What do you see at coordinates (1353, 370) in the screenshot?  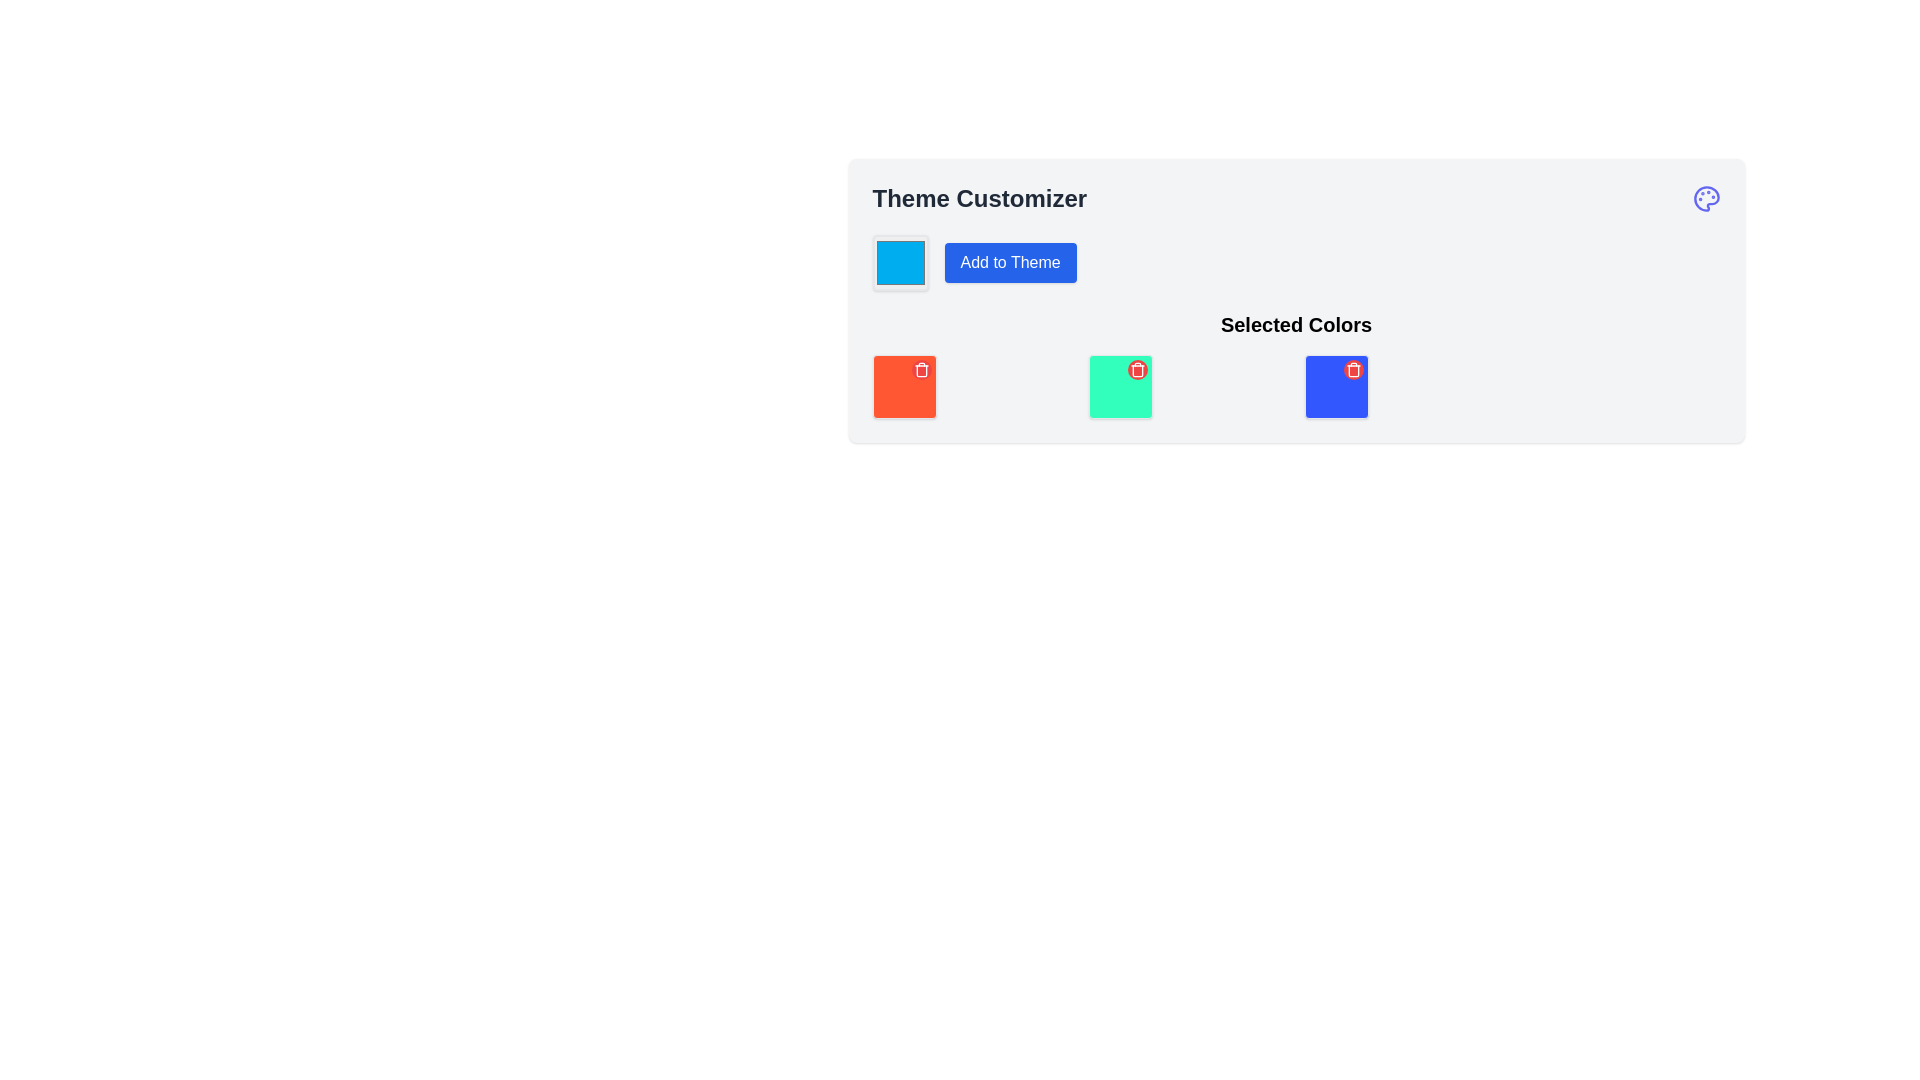 I see `the trash icon in the top-right corner of the blue color block under the 'Selected Colors' section` at bounding box center [1353, 370].